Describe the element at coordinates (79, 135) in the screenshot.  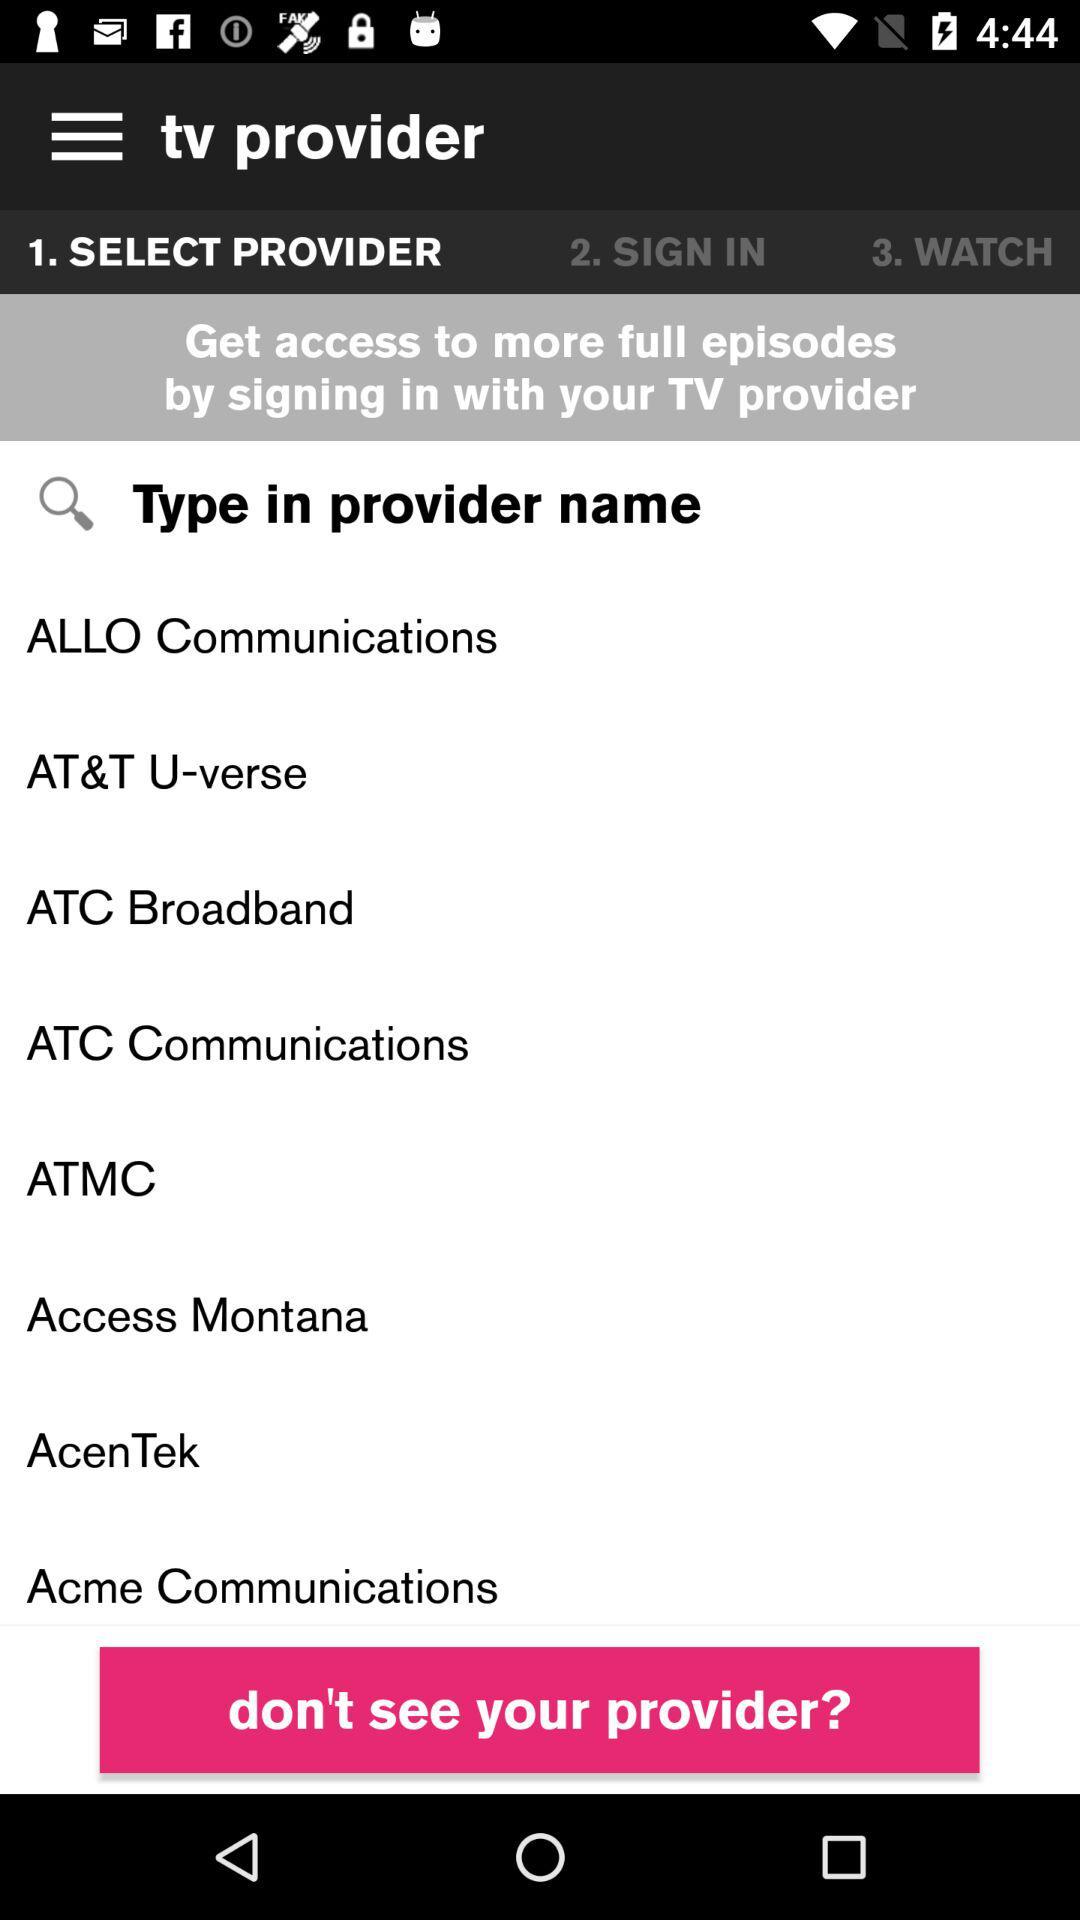
I see `item above the 1. select provider icon` at that location.